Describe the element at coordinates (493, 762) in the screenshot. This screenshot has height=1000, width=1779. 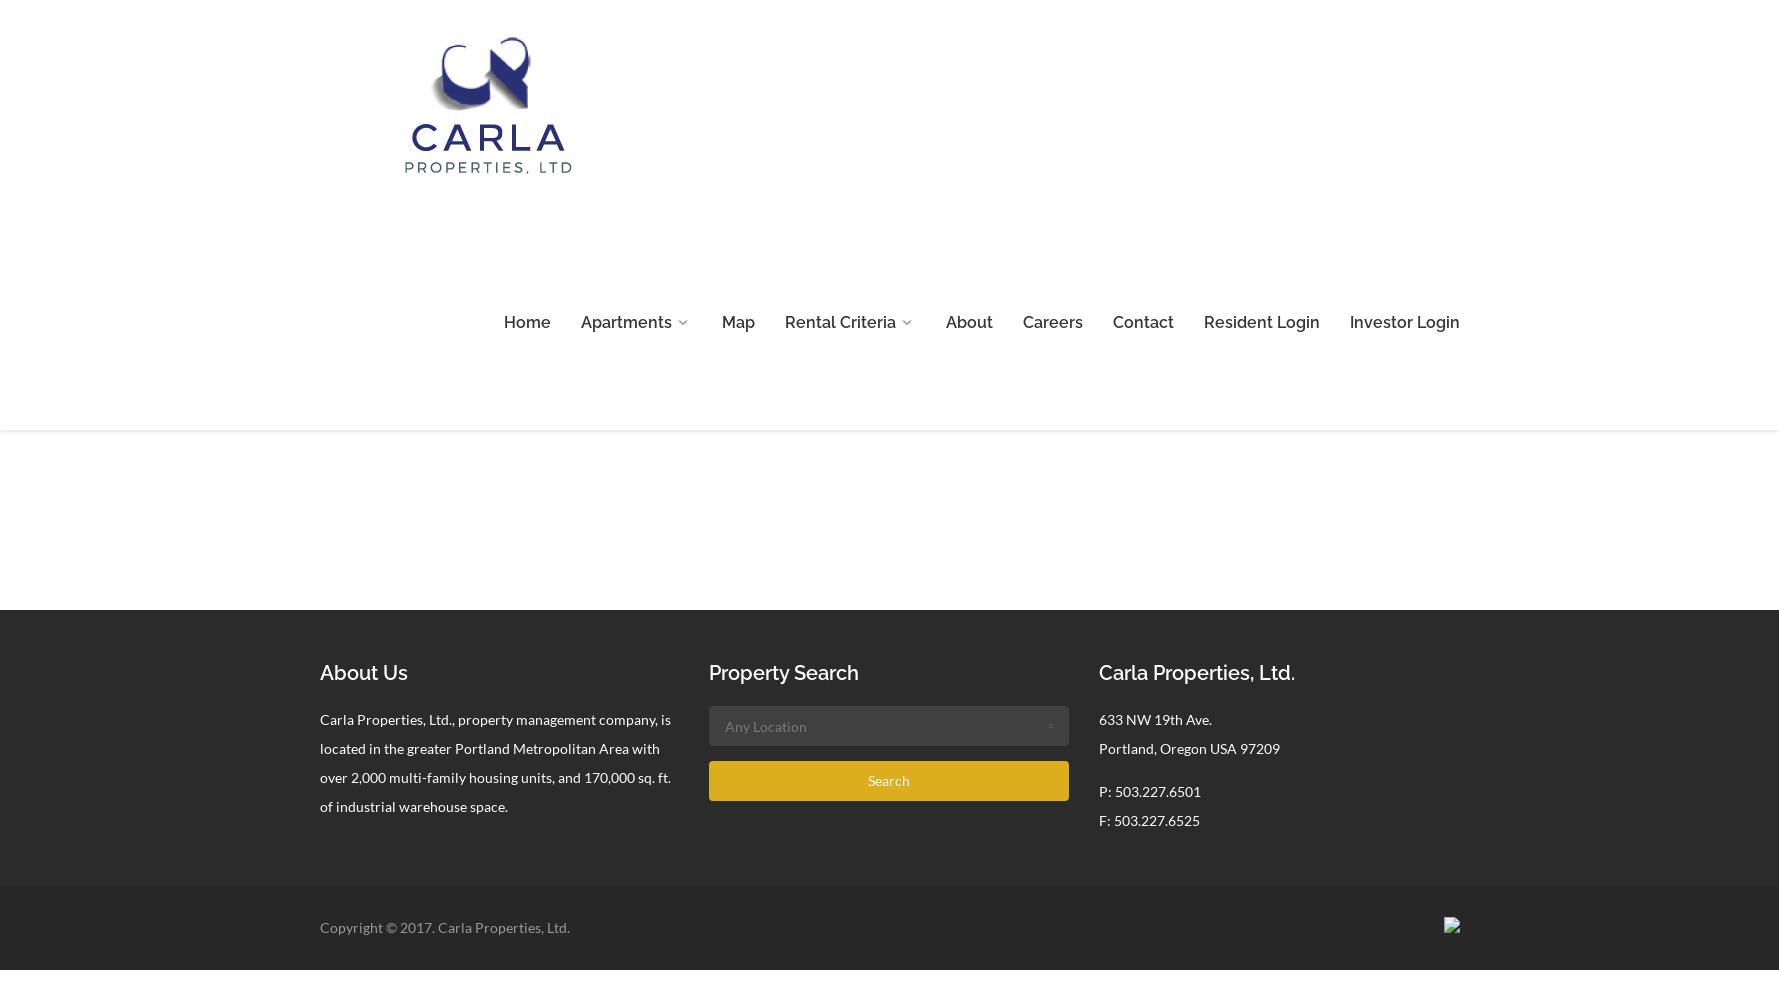
I see `'Carla Properties, Ltd., property management company, is located in the greater Portland Metropolitan Area with over 2,000 multi-family housing units,  and 170,000 sq. ft. of industrial warehouse space.'` at that location.